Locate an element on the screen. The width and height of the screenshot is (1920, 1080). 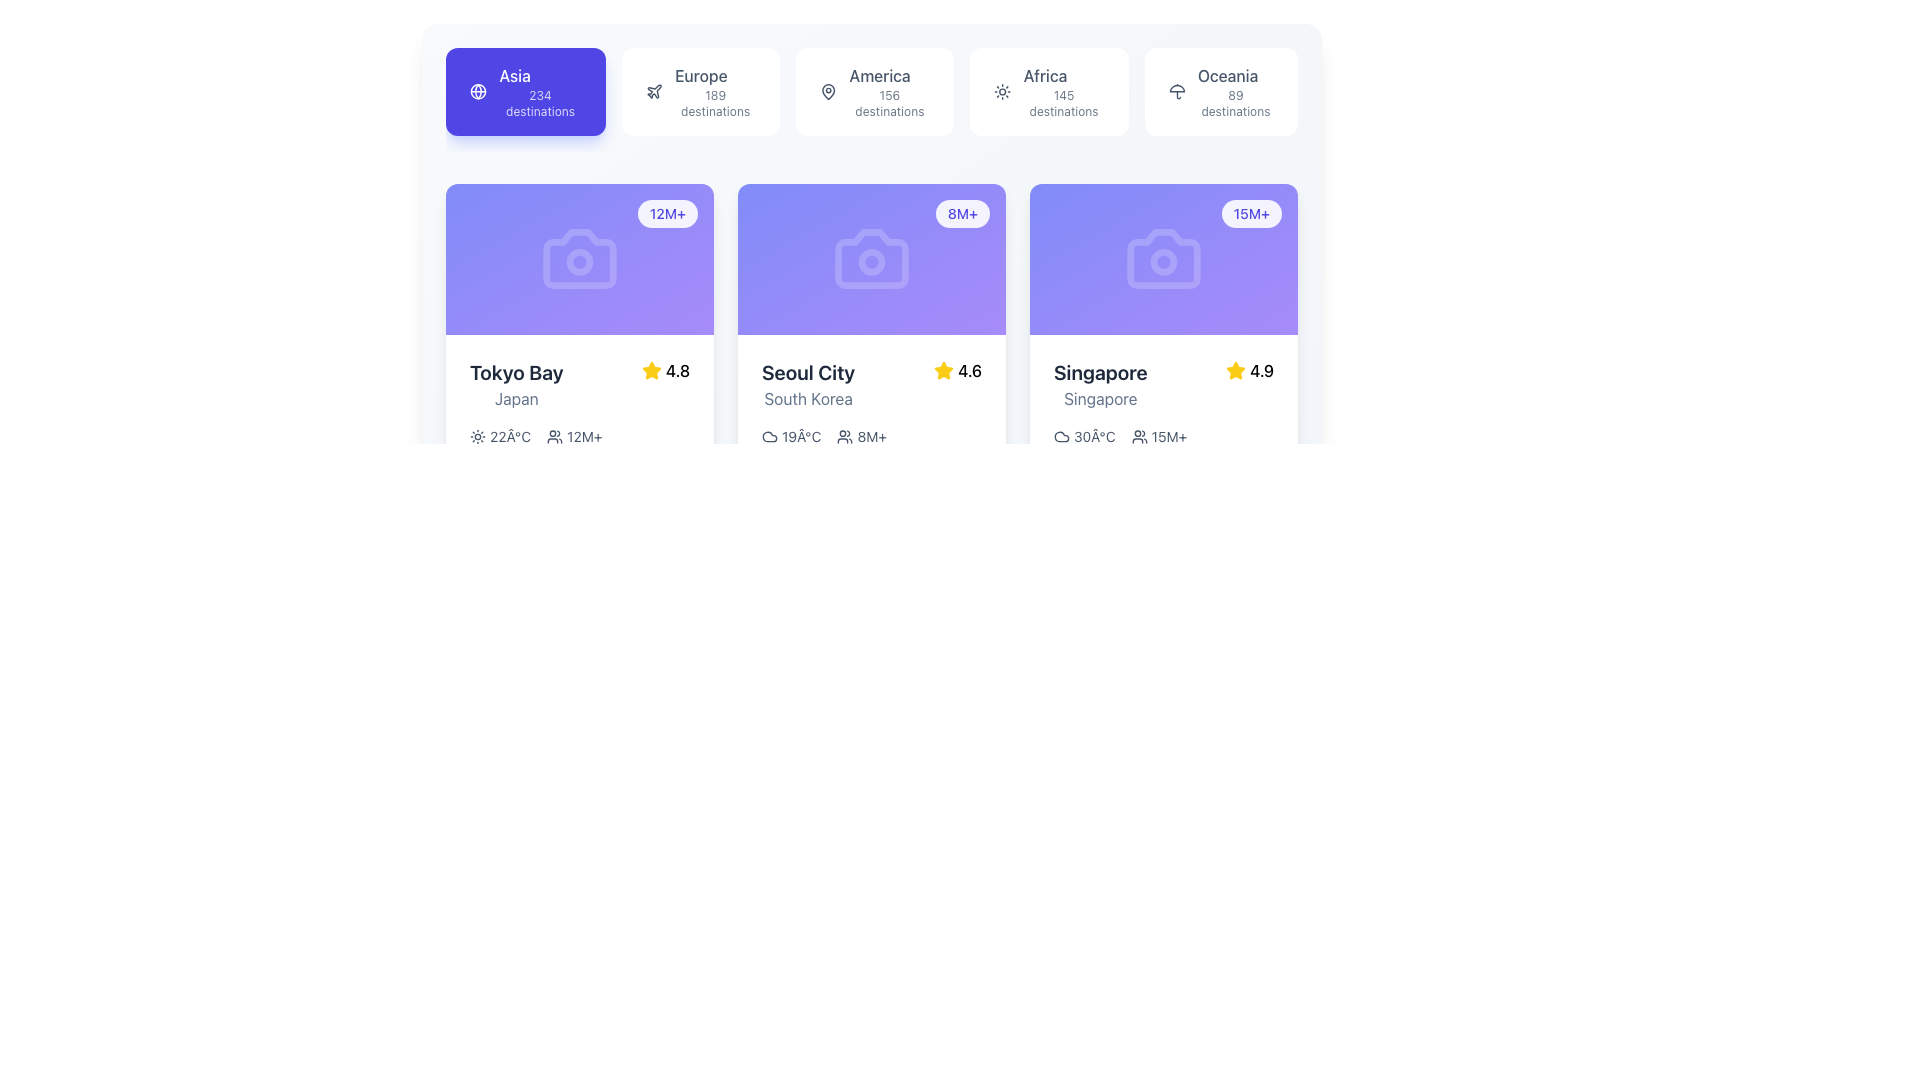
text label displaying 'Oceania' in blue color with medium font weight located at the top of the Oceania destinations card is located at coordinates (1227, 75).